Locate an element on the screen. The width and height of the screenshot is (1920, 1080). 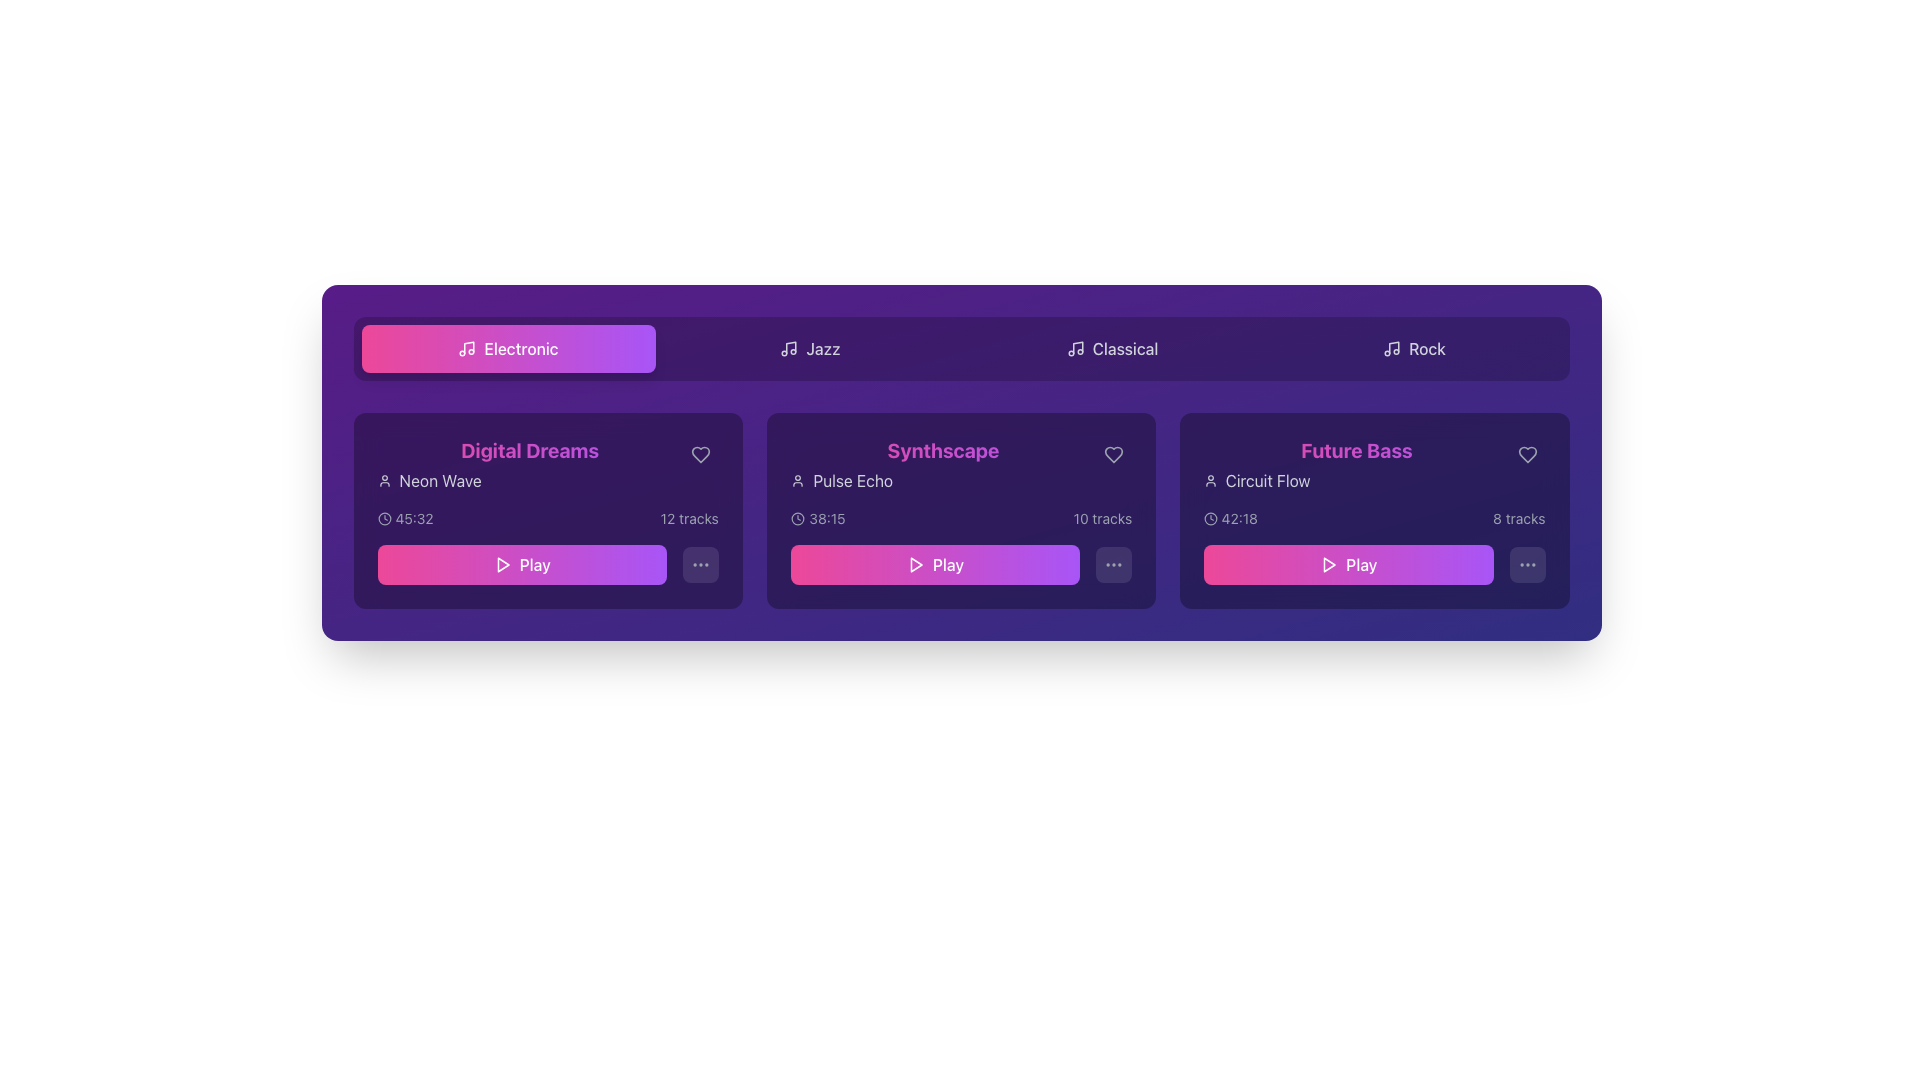
the 'Play' button, which is displayed in white sans-serif font against a gradient pink to purple background, located in the central card titled 'Synthscape' is located at coordinates (947, 564).